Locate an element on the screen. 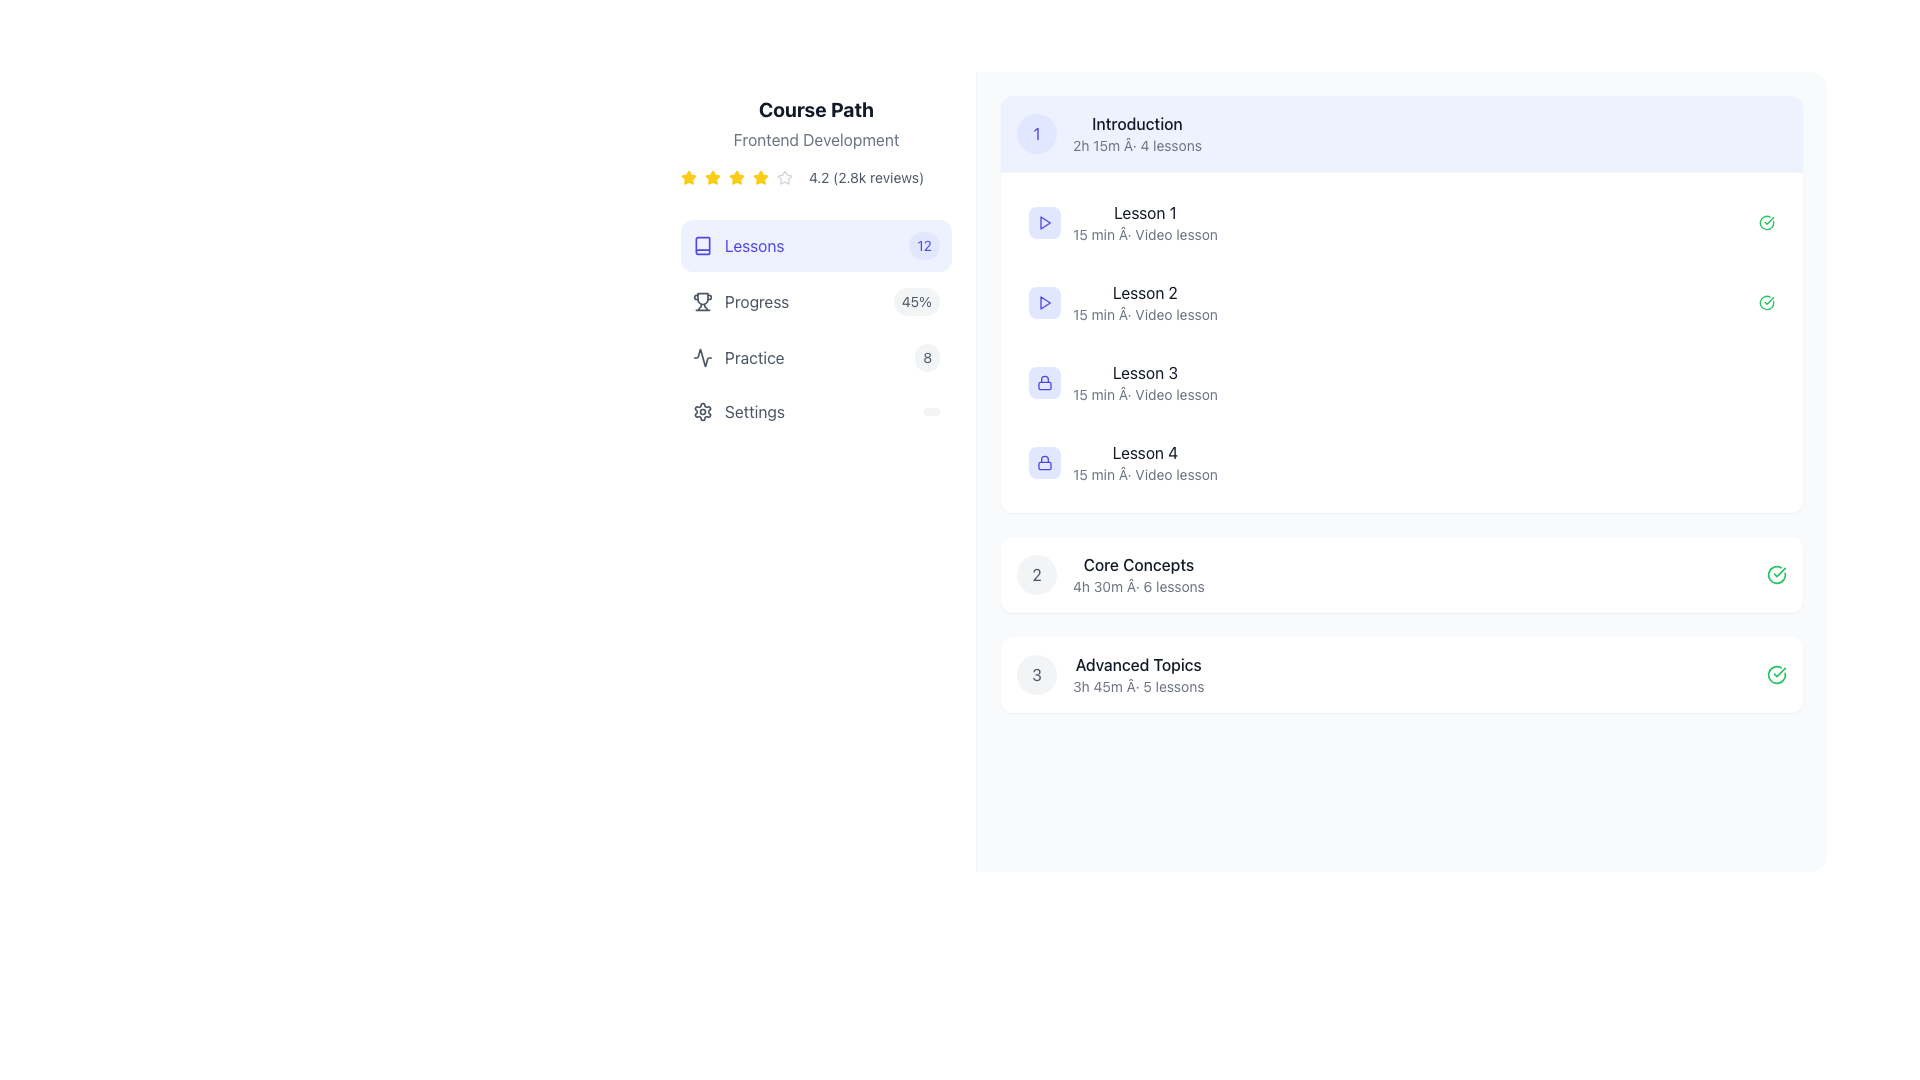 This screenshot has height=1080, width=1920. the upper circular arc of the SVG icon representing a check mark, which is styled with a thin green stroke and located to the right of the 'Lesson 2' text is located at coordinates (1766, 223).